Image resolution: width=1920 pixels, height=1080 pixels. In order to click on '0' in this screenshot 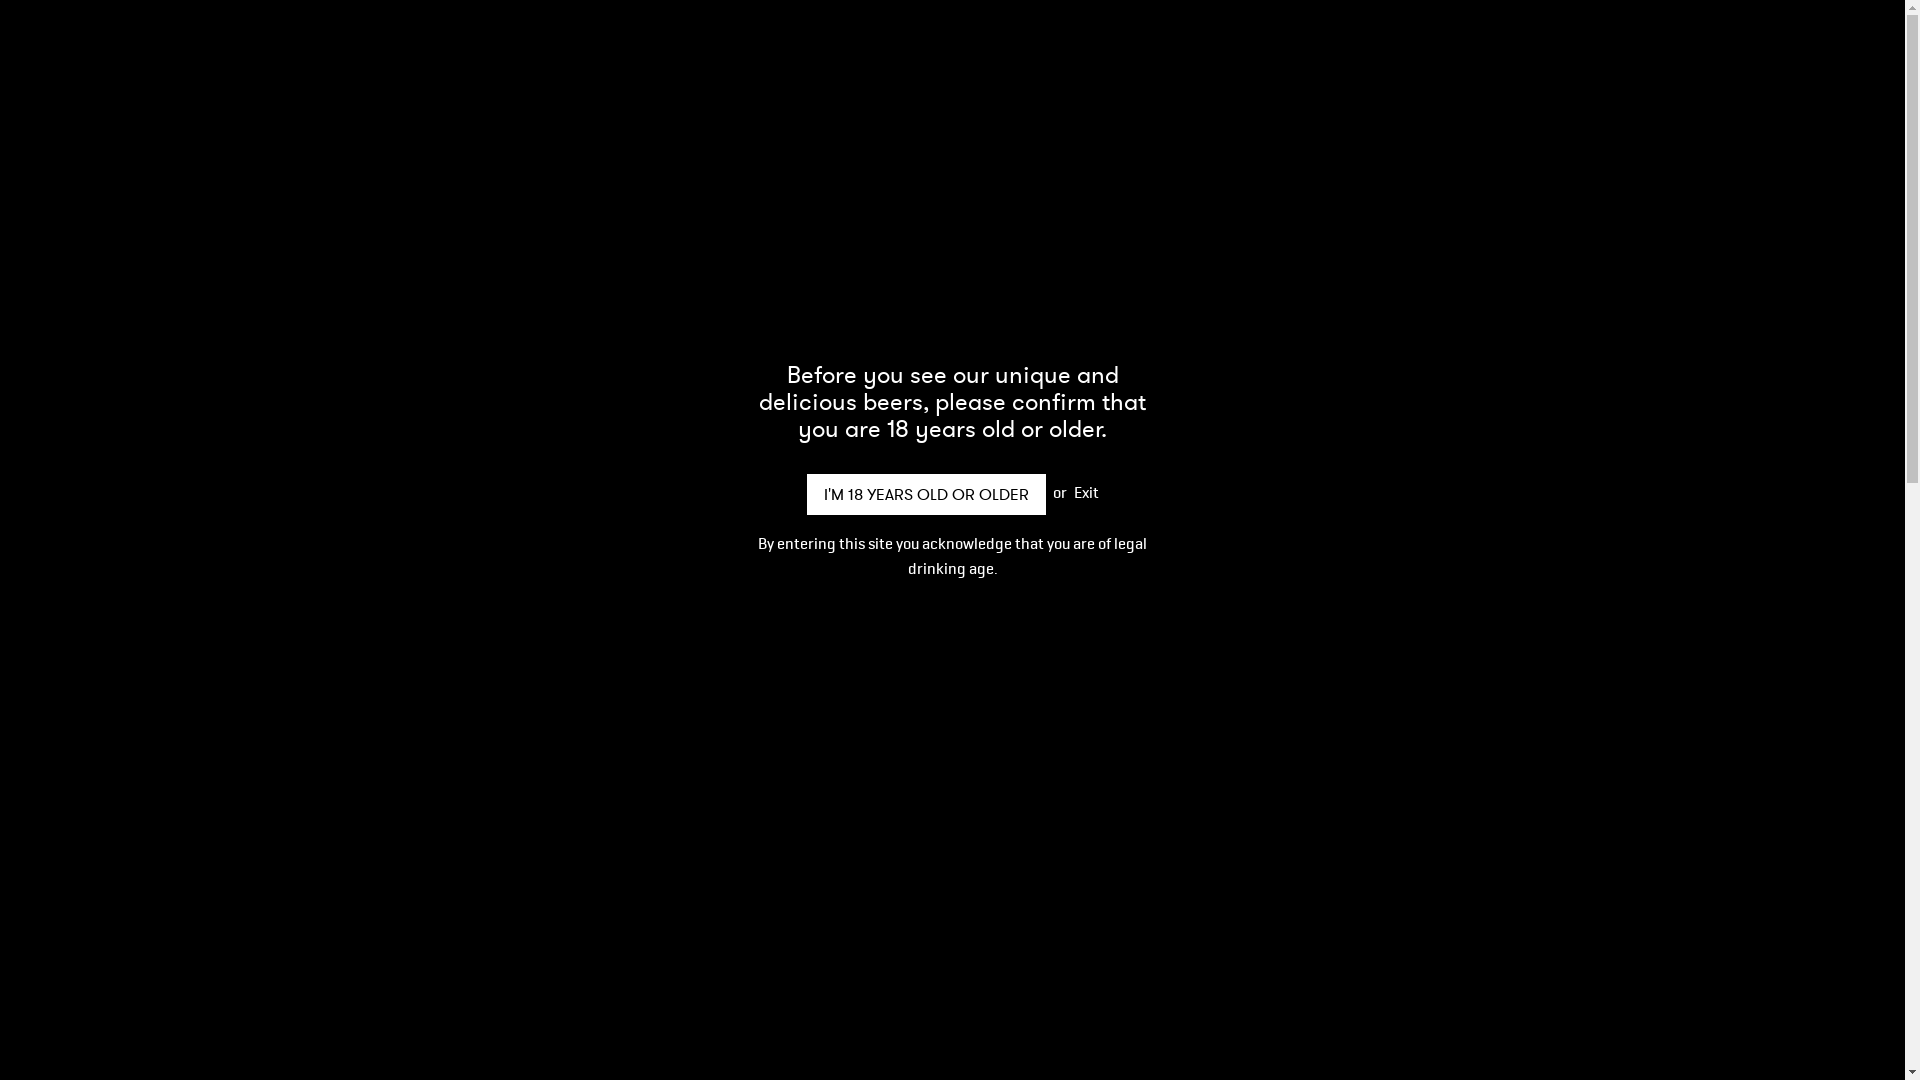, I will do `click(1819, 64)`.